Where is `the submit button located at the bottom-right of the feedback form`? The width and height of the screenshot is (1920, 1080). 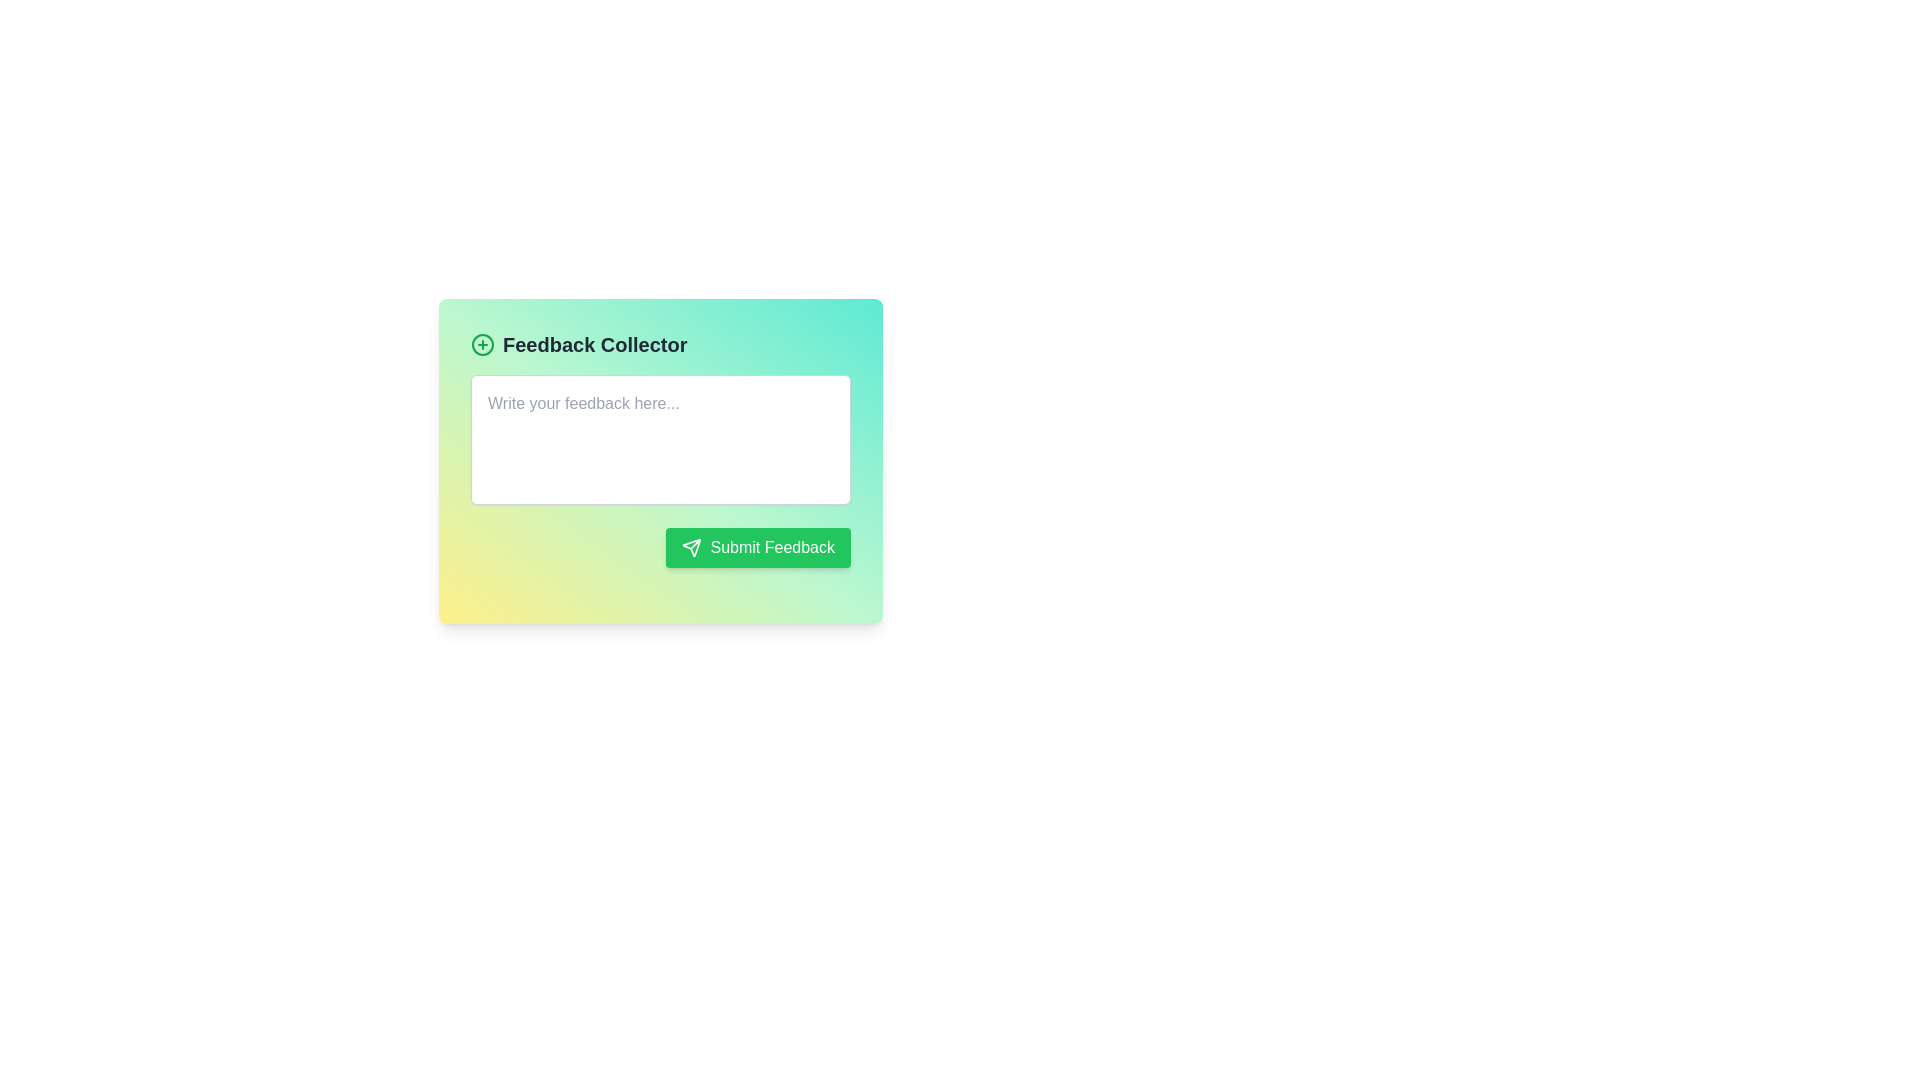
the submit button located at the bottom-right of the feedback form is located at coordinates (661, 547).